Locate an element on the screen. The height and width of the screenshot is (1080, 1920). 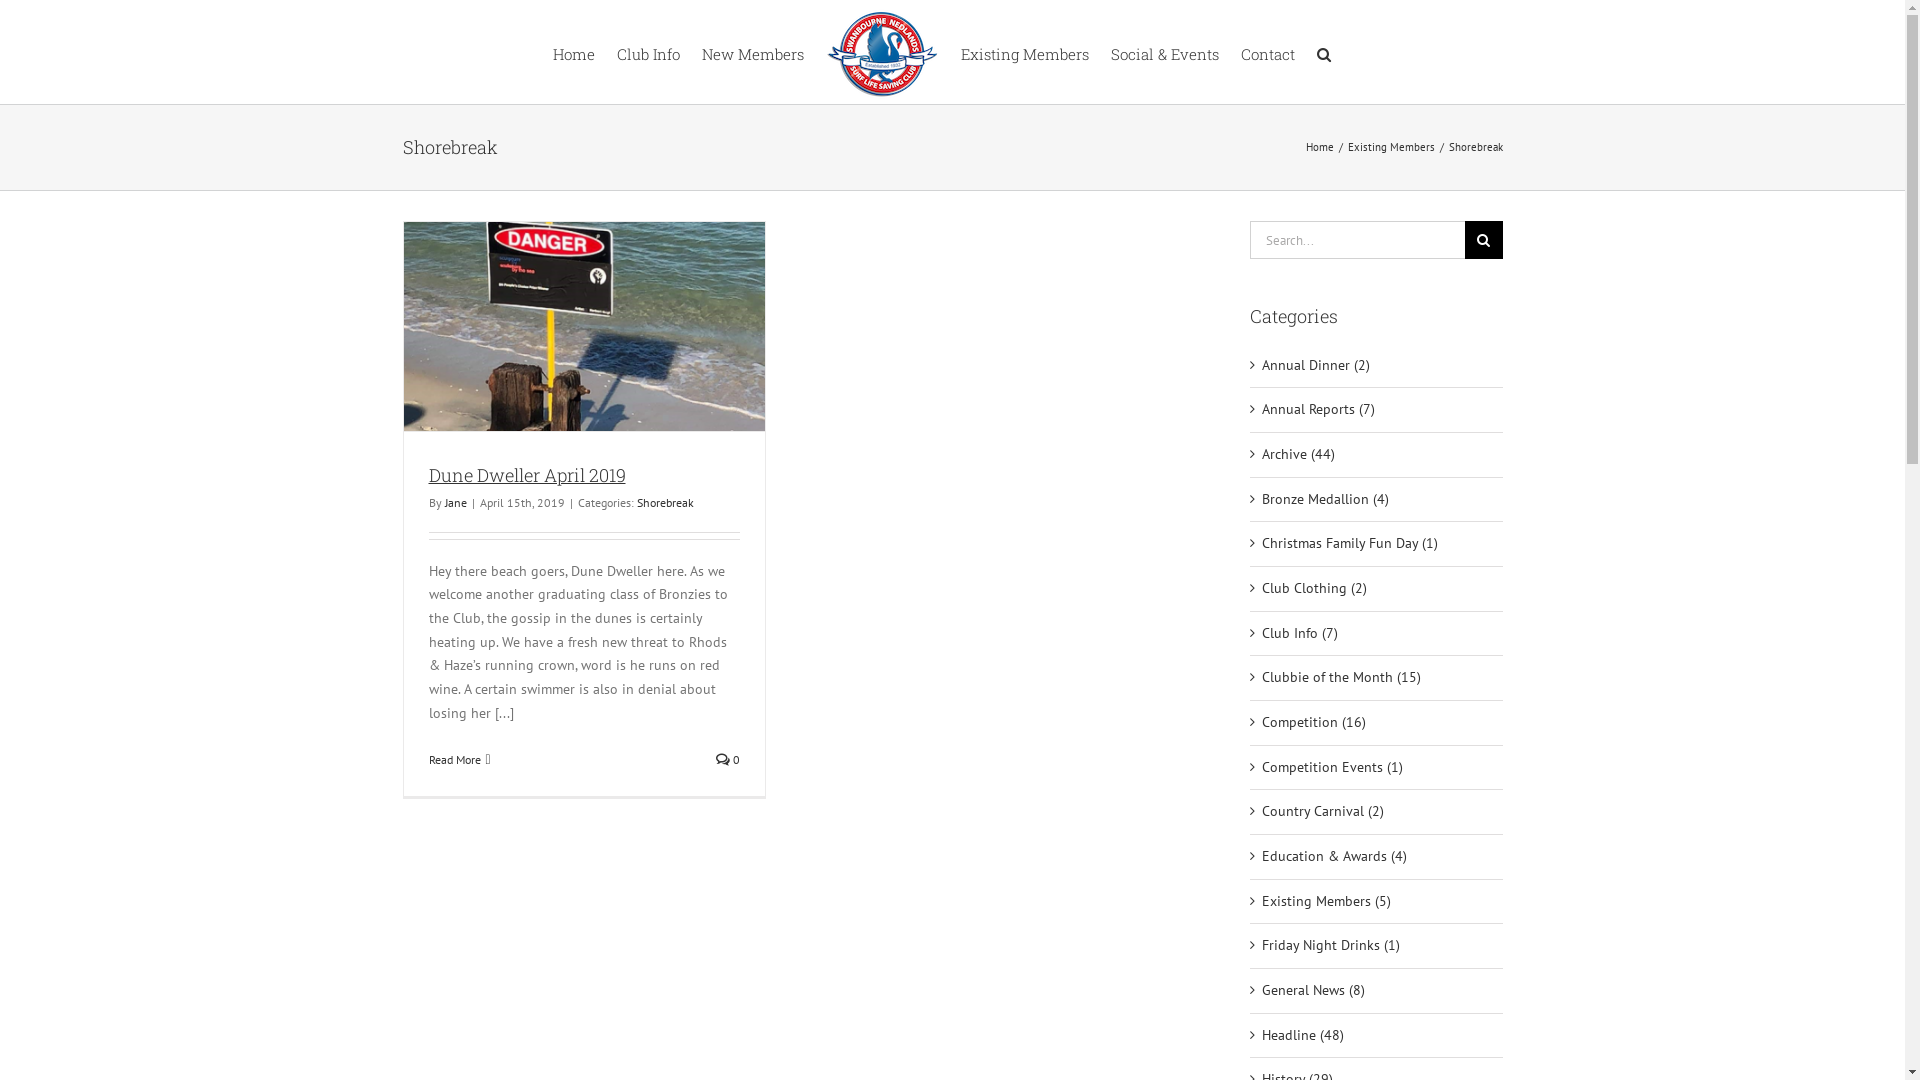
'Competition (16)' is located at coordinates (1376, 722).